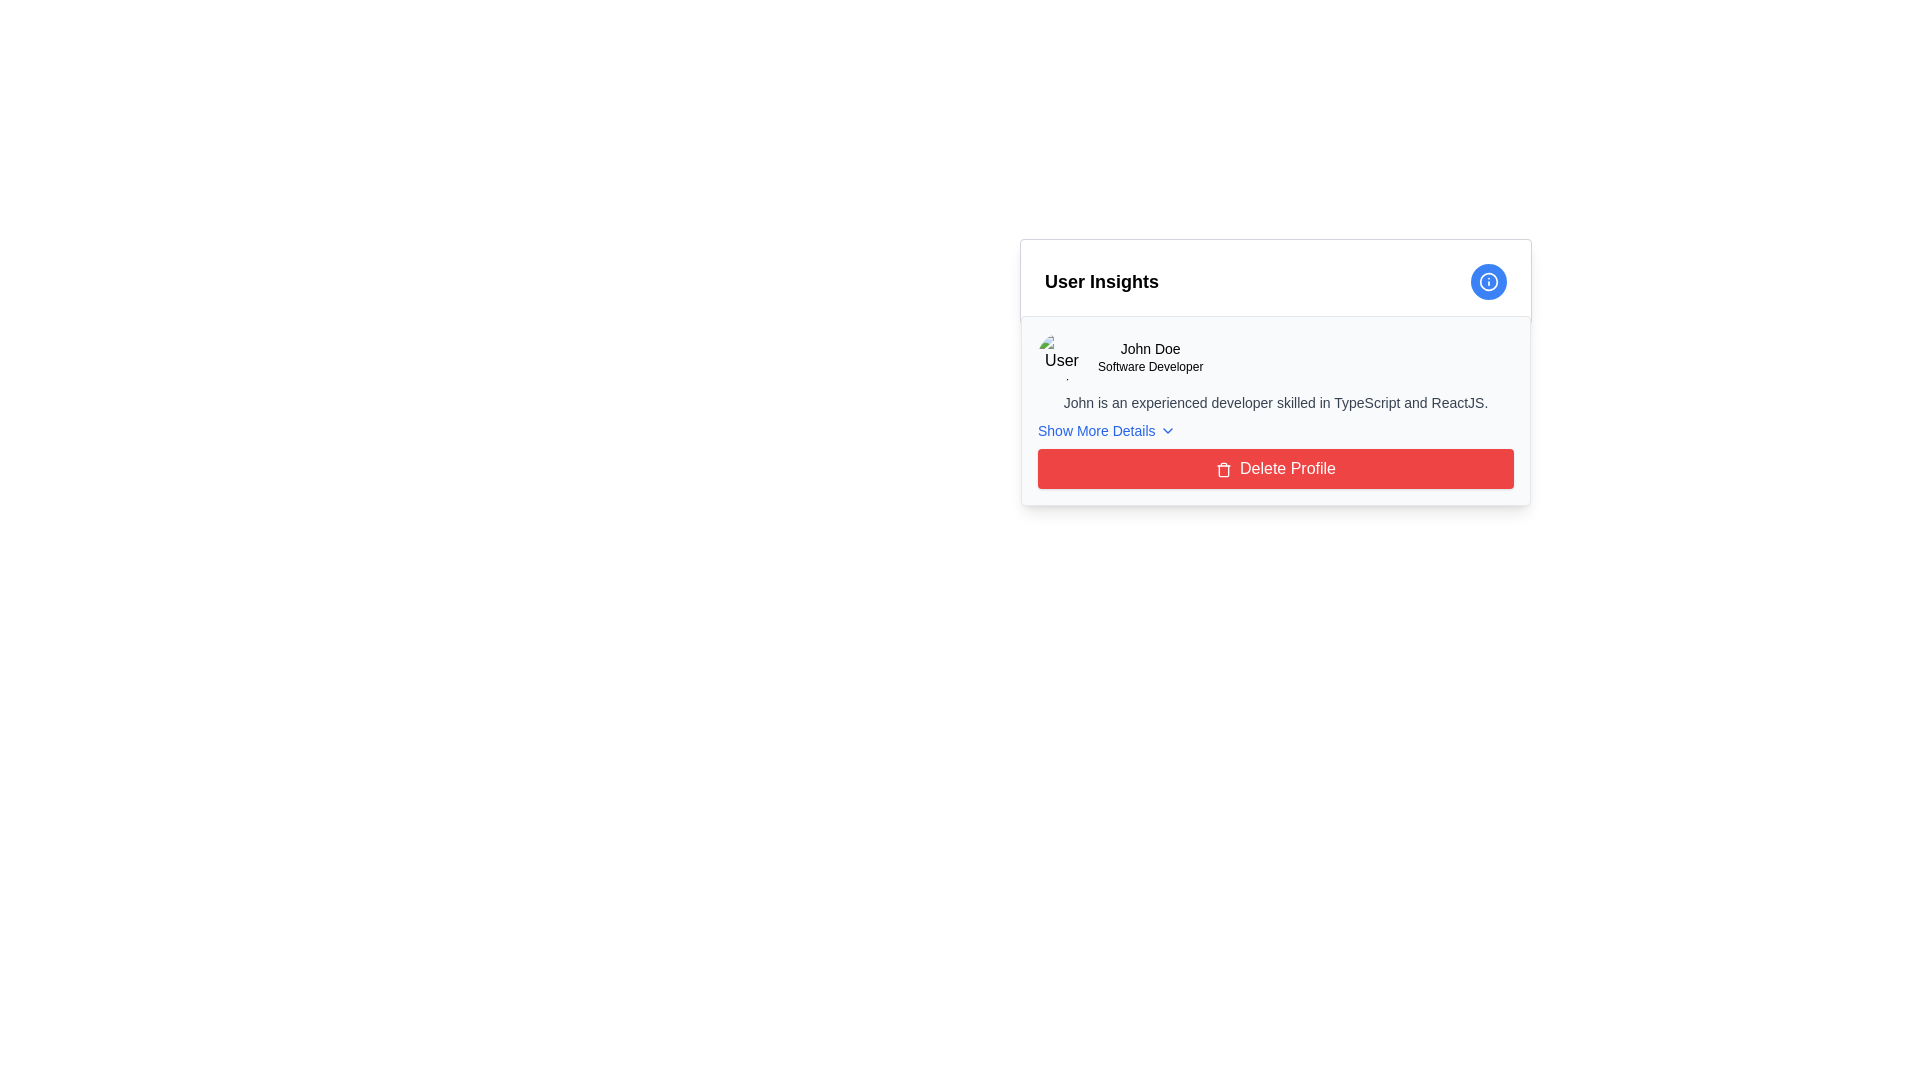 This screenshot has height=1080, width=1920. Describe the element at coordinates (1275, 402) in the screenshot. I see `text that states: 'John is an experienced developer skilled in TypeScript and ReactJS.' which is styled with a smaller font size and gray color, located in the 'User Insights' section, above the 'Show More Details' text` at that location.